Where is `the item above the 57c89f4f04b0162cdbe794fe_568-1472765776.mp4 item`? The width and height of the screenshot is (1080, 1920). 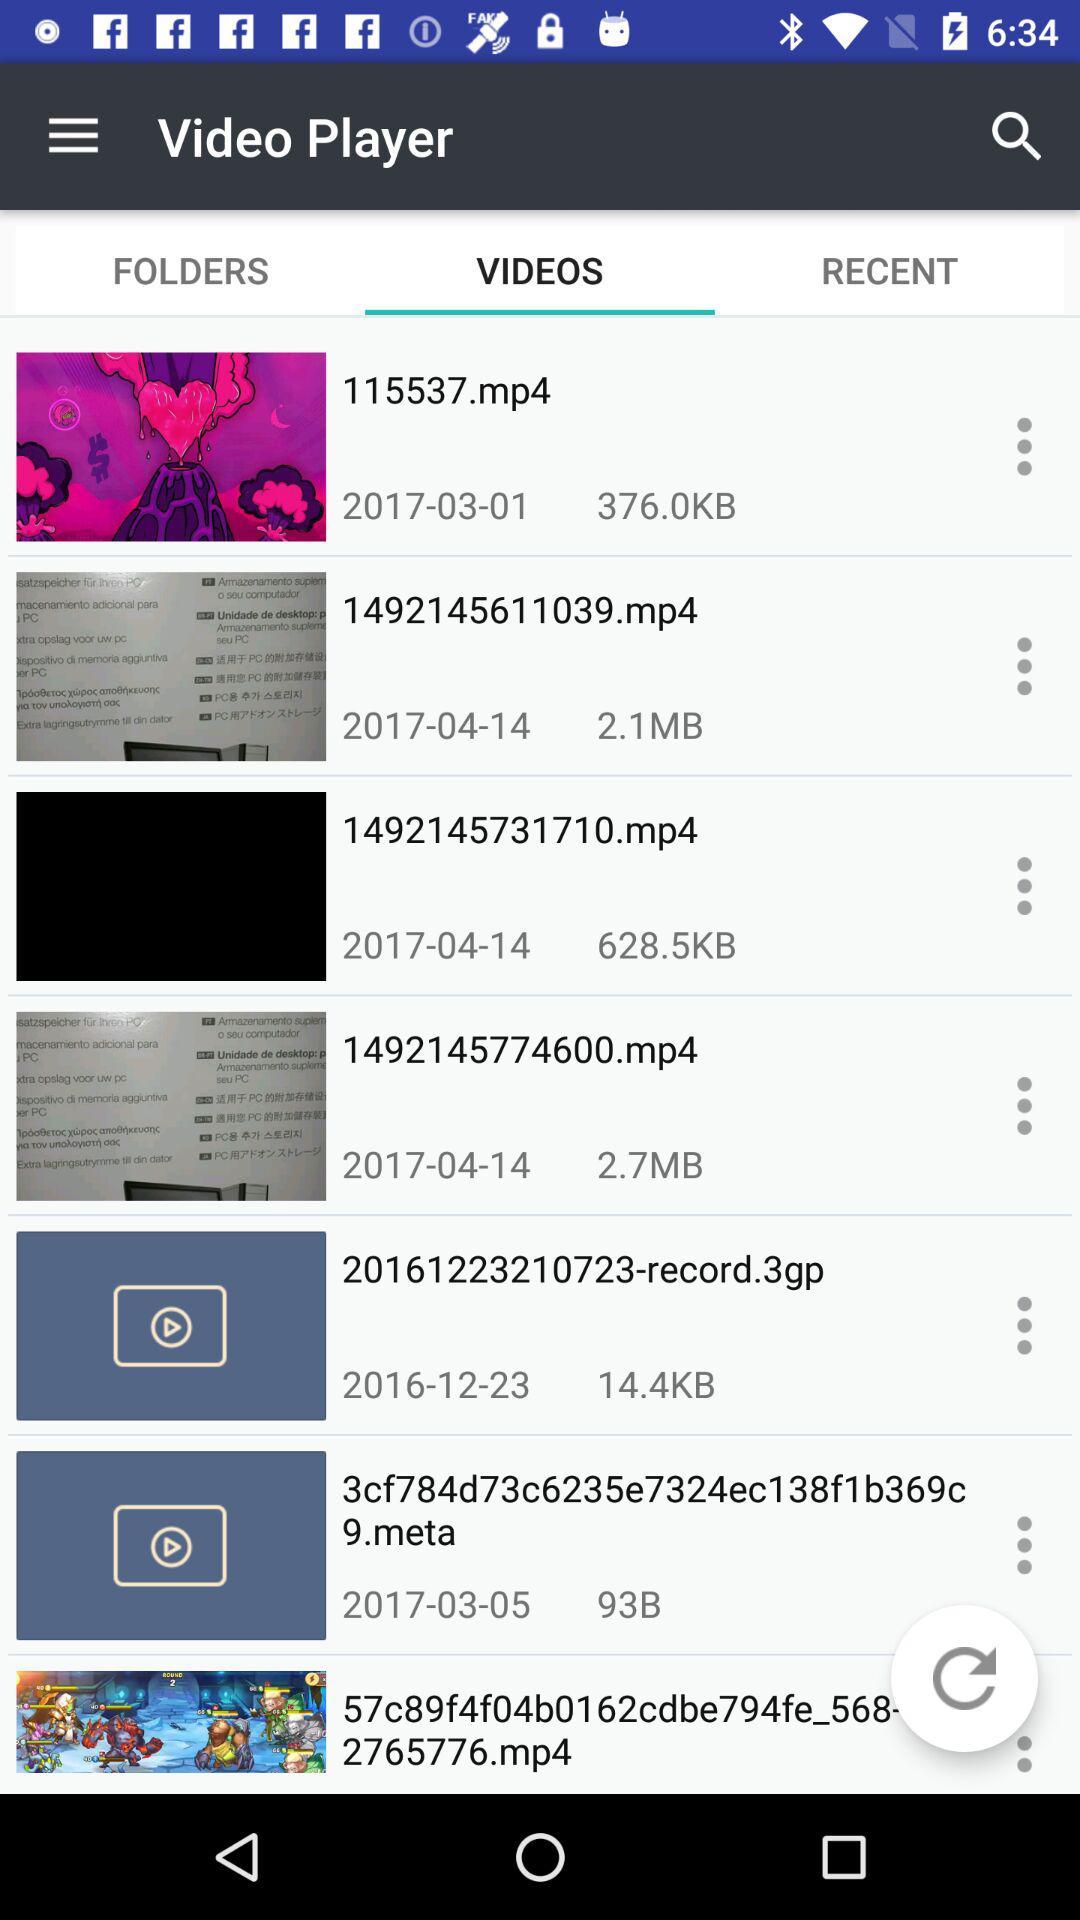 the item above the 57c89f4f04b0162cdbe794fe_568-1472765776.mp4 item is located at coordinates (628, 1603).